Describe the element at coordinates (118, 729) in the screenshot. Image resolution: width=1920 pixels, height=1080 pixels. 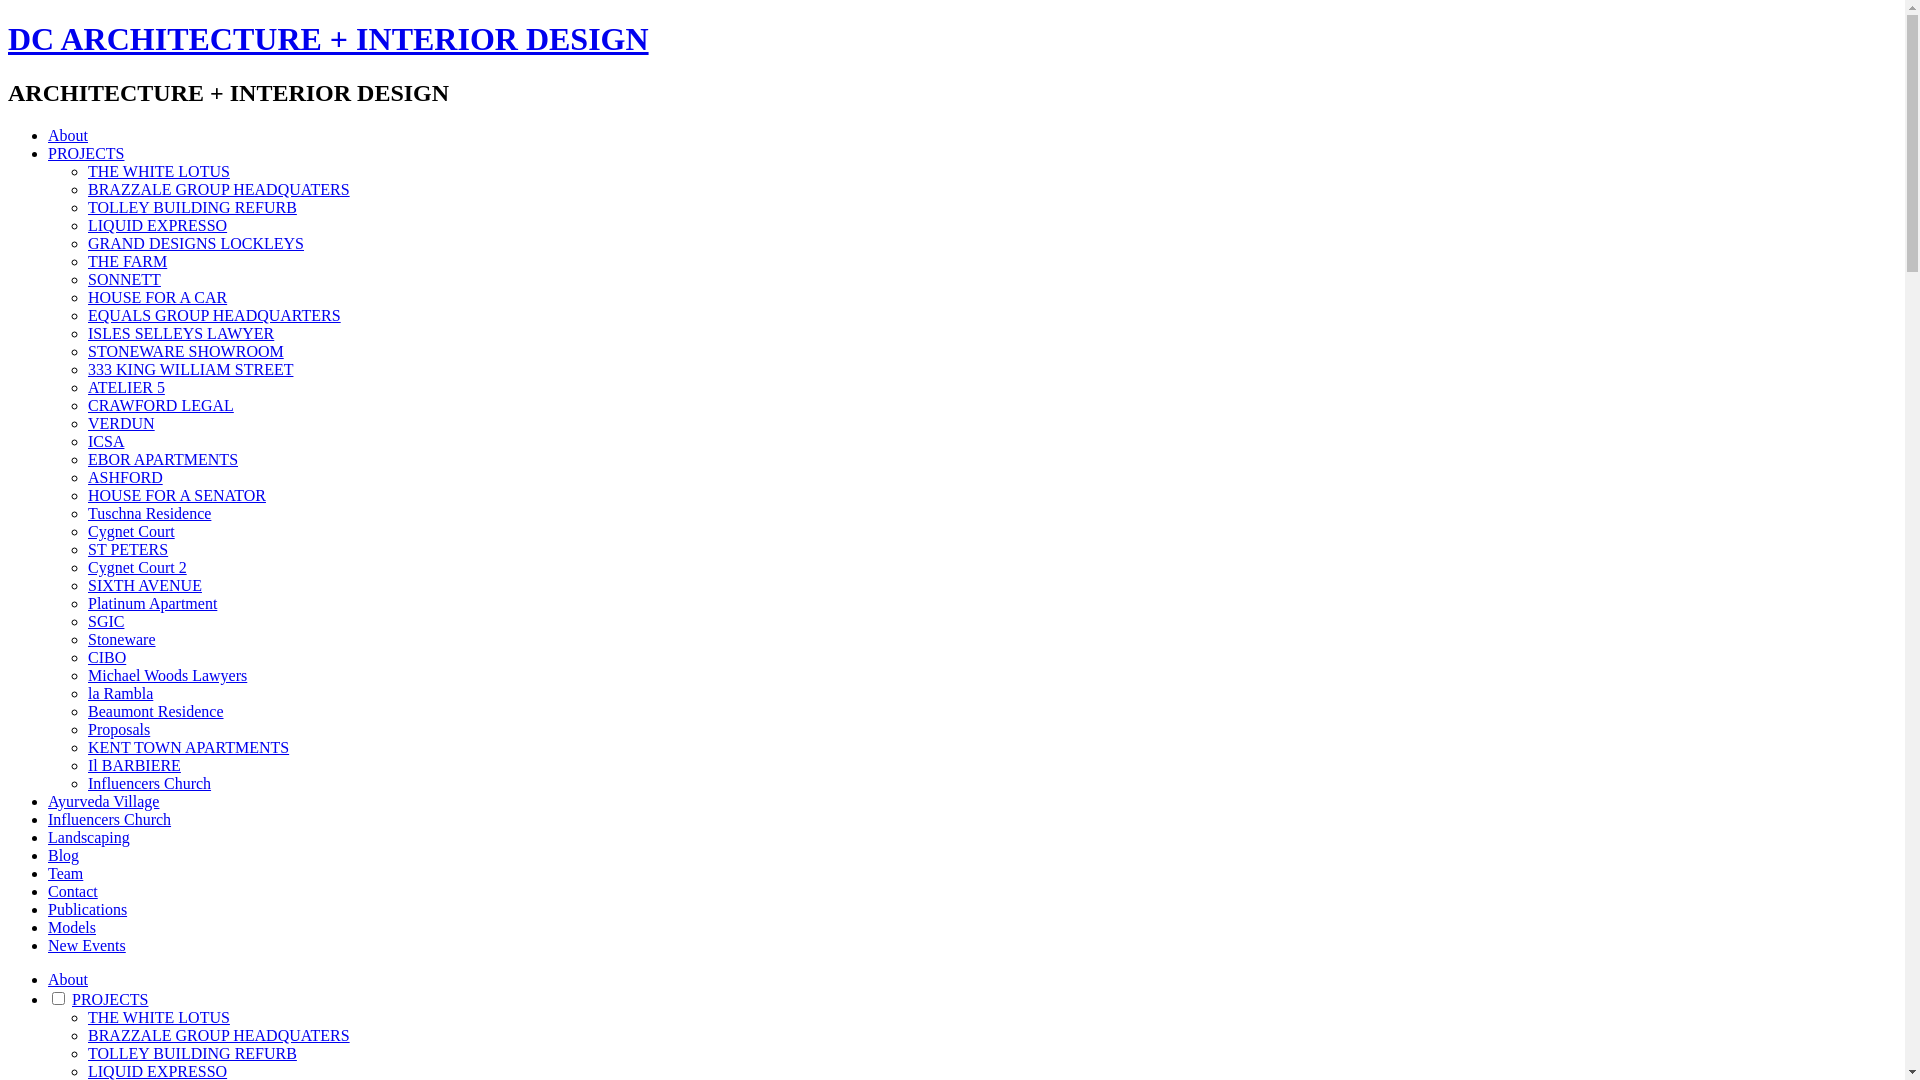
I see `'Proposals'` at that location.